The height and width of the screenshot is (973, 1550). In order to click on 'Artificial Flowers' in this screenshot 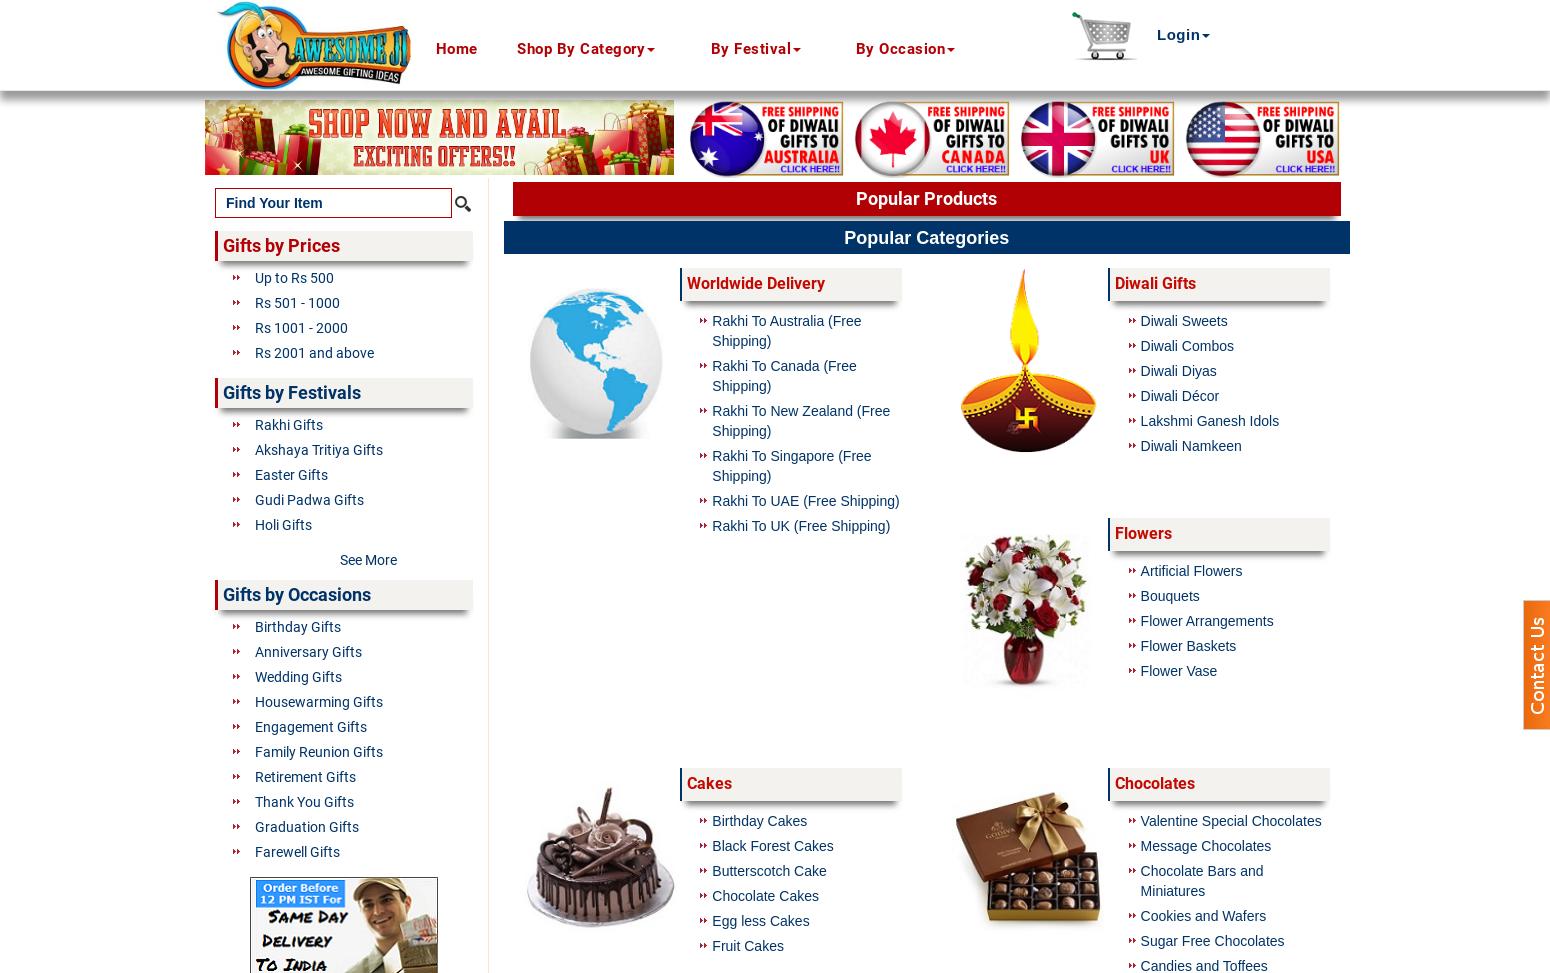, I will do `click(1191, 570)`.